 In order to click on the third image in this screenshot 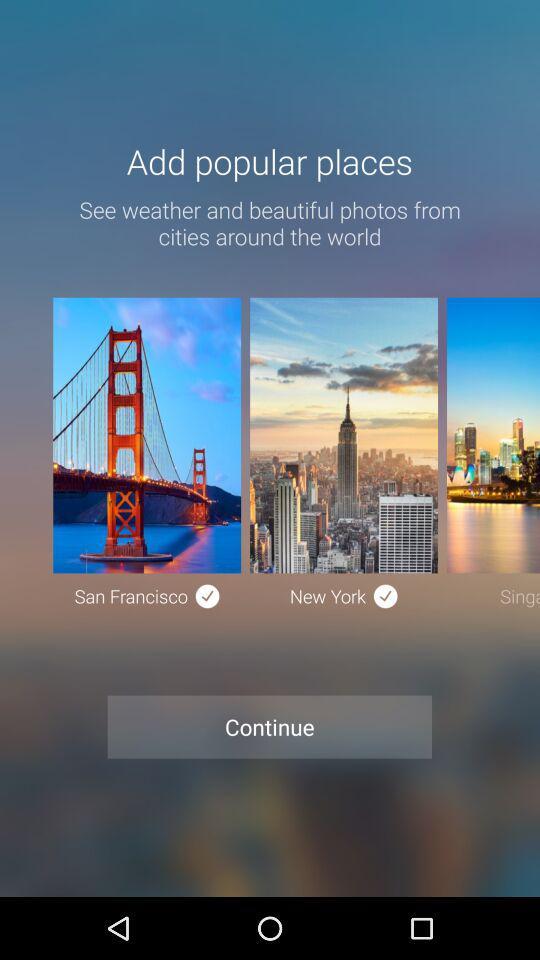, I will do `click(492, 435)`.